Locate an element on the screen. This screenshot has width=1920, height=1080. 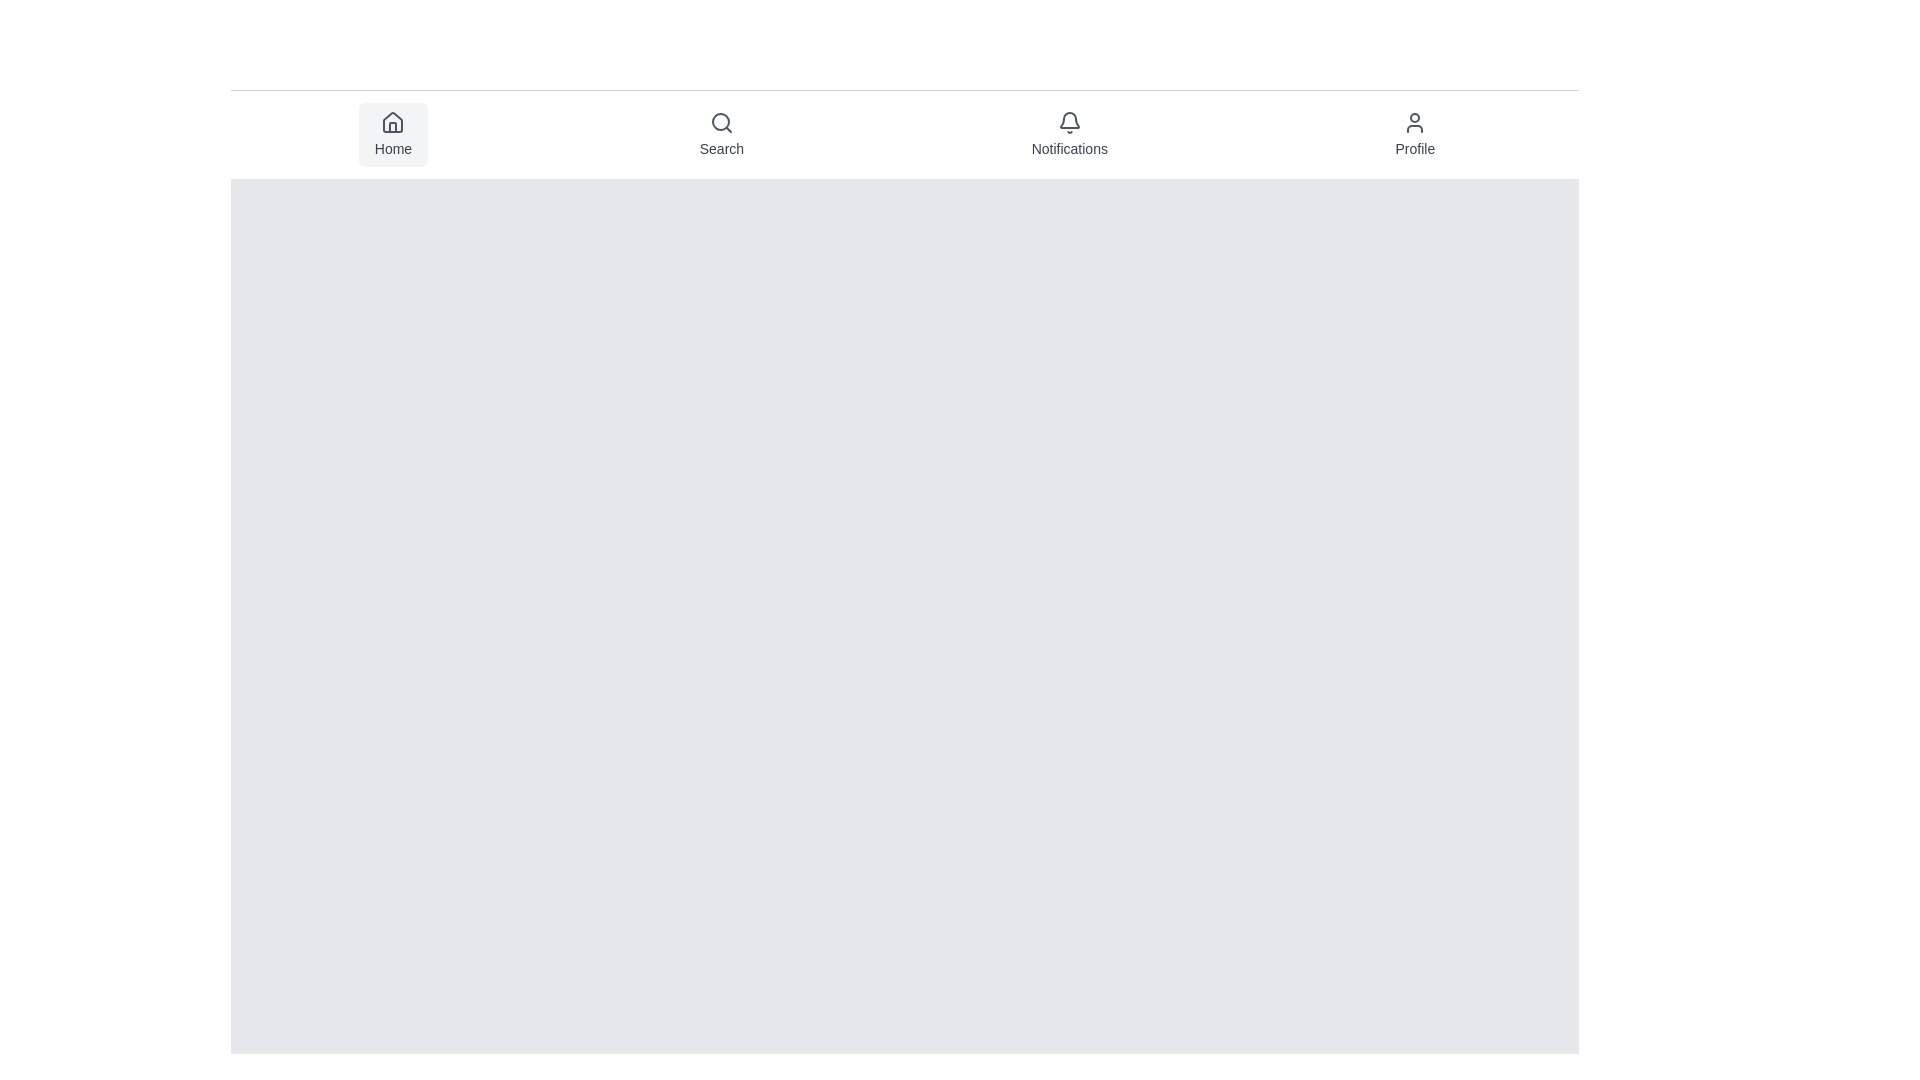
the navigational button that accesses the search functionality, located between the 'Home' and 'Notifications' buttons at the top center of the interface is located at coordinates (720, 135).